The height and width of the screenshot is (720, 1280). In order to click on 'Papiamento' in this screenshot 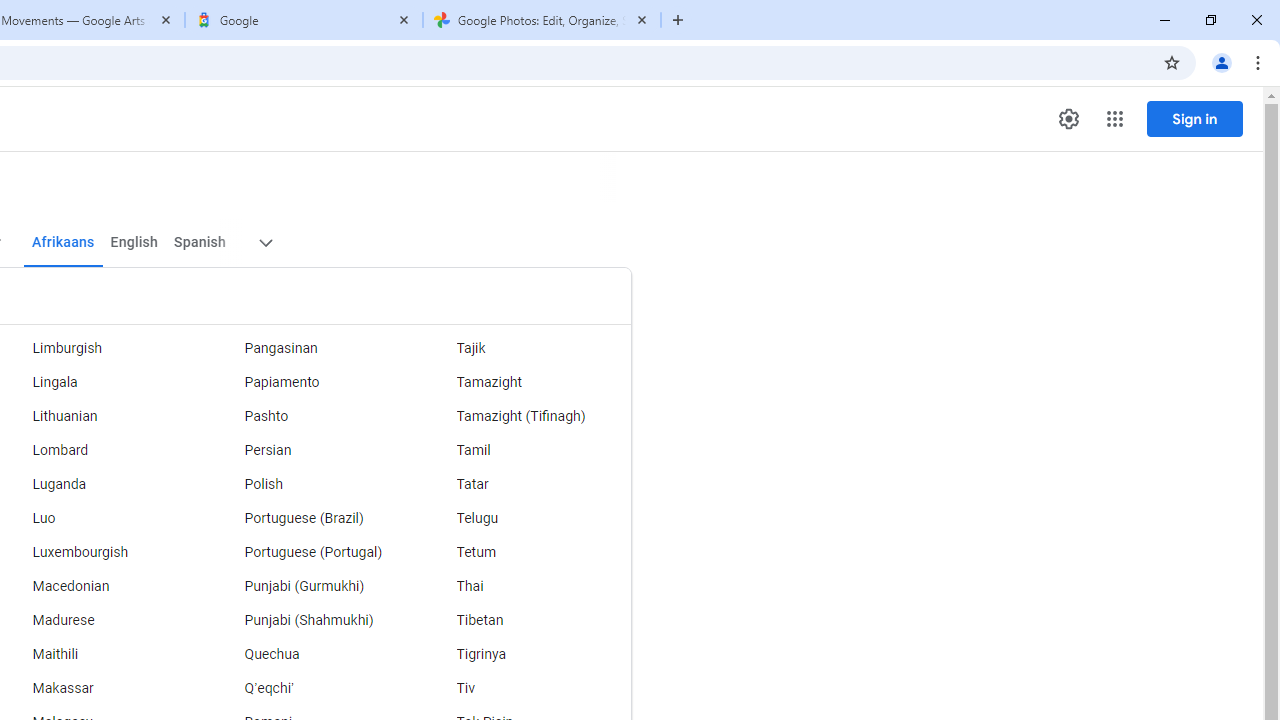, I will do `click(311, 383)`.